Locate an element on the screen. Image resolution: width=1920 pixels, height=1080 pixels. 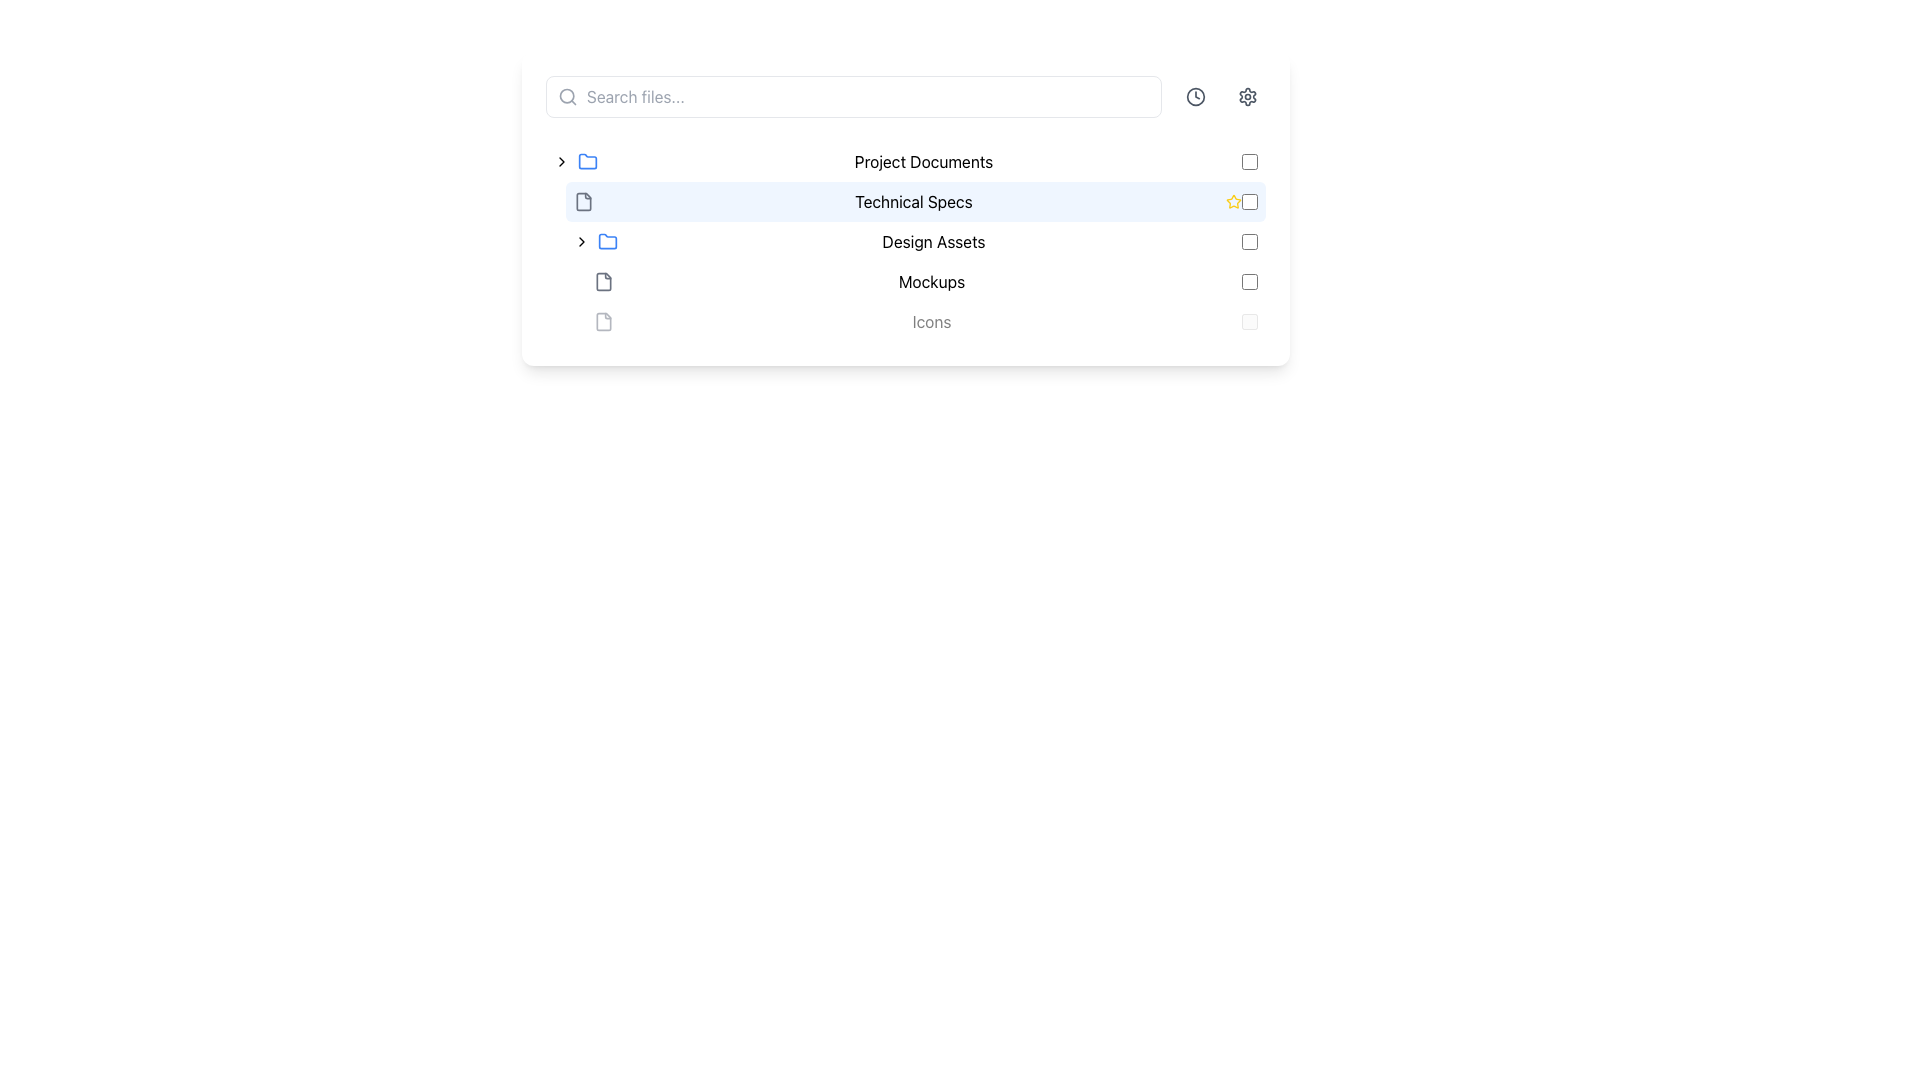
the settings gear icon located in the top-right corner of the interface to trigger hover effects is located at coordinates (1247, 96).